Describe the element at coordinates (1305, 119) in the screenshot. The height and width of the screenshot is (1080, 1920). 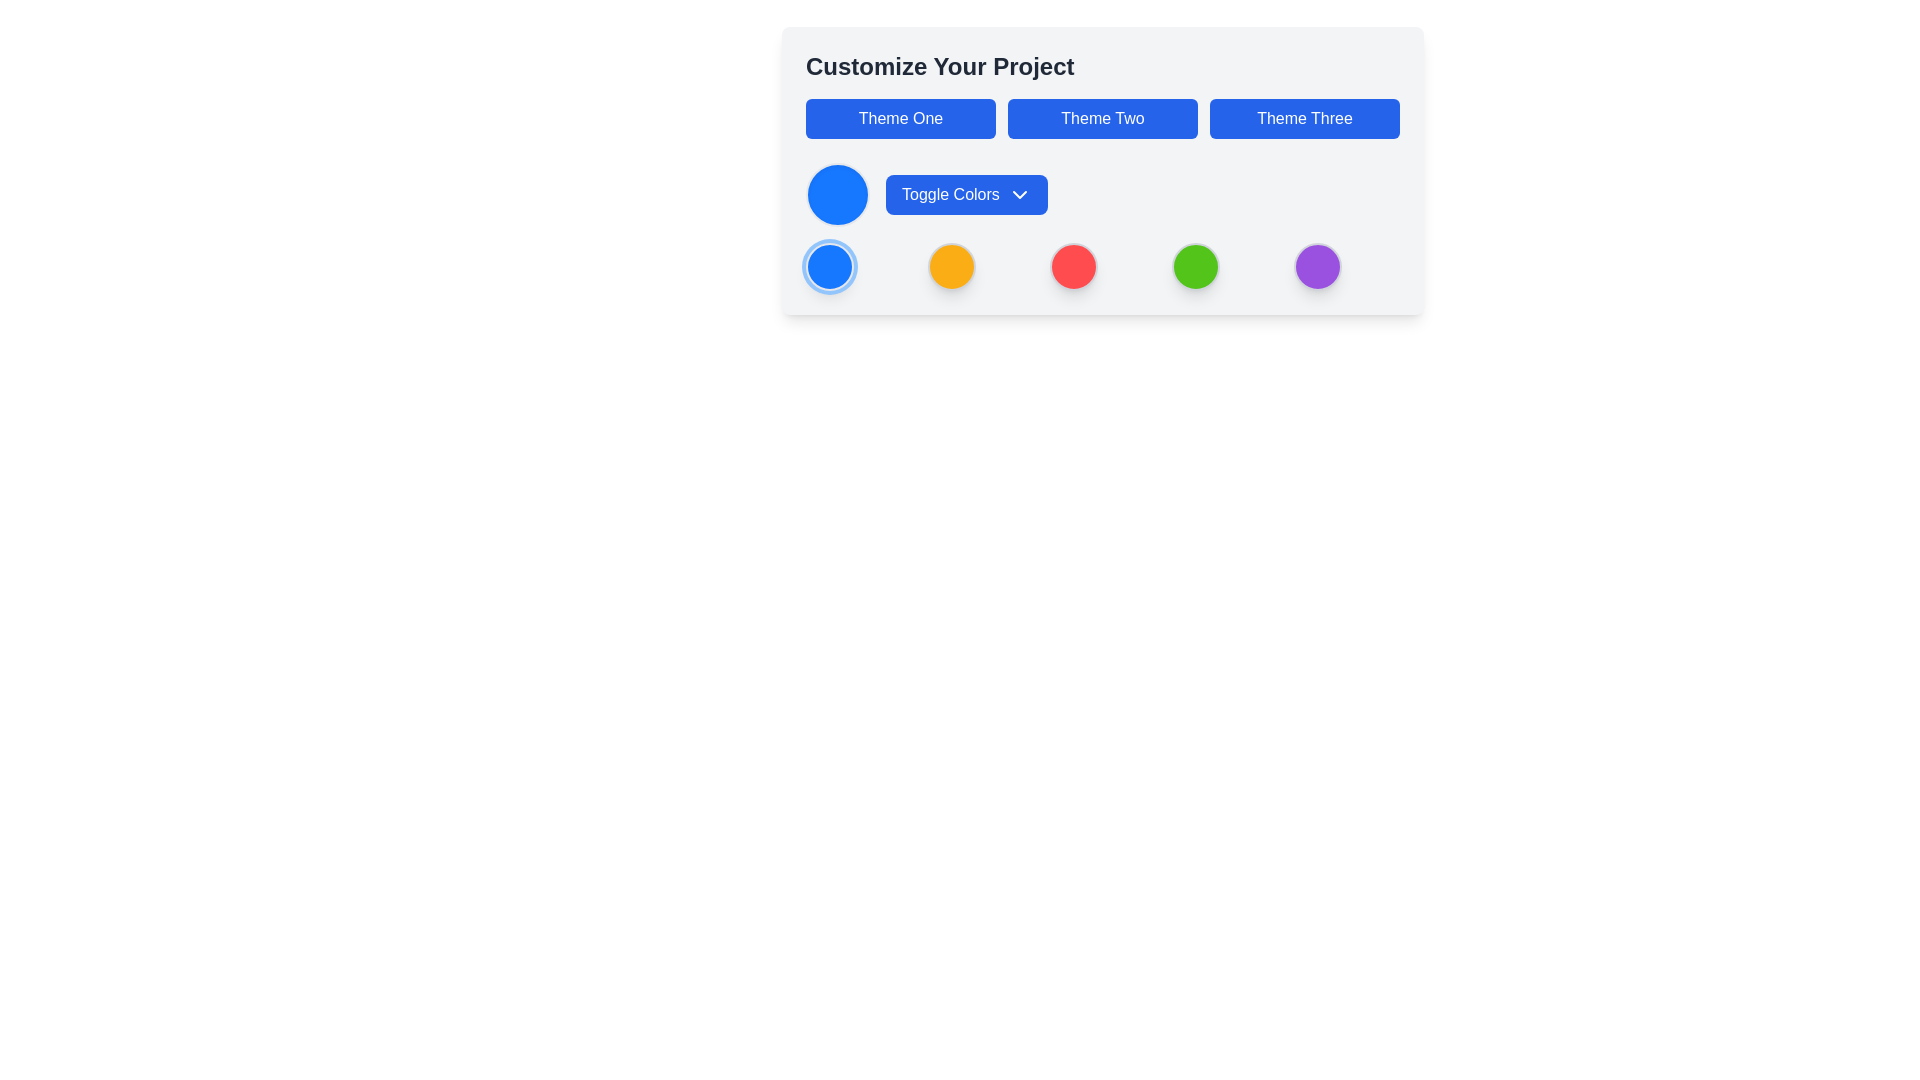
I see `the rectangular button with a blue background and white text that reads 'Theme Three'` at that location.